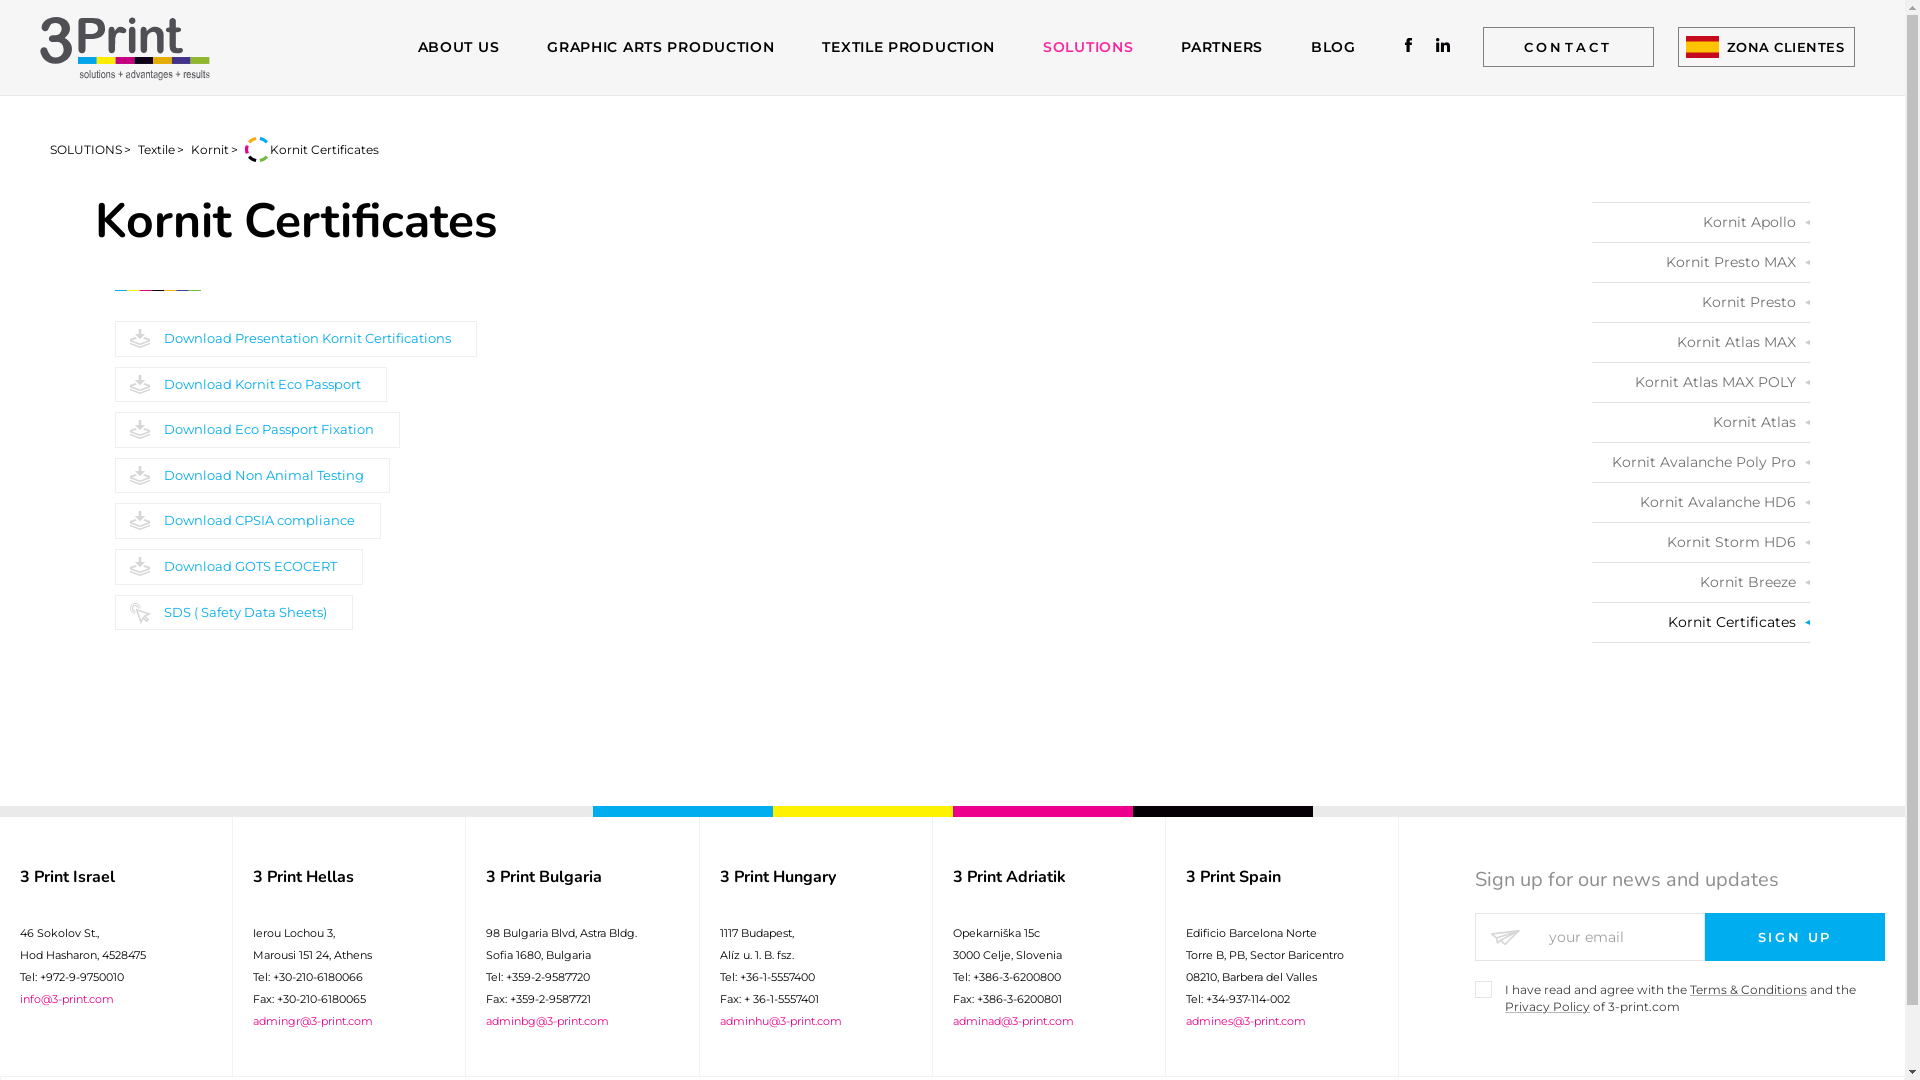 The image size is (1920, 1080). Describe the element at coordinates (123, 46) in the screenshot. I see `'3 Print - solutions advantages results'` at that location.